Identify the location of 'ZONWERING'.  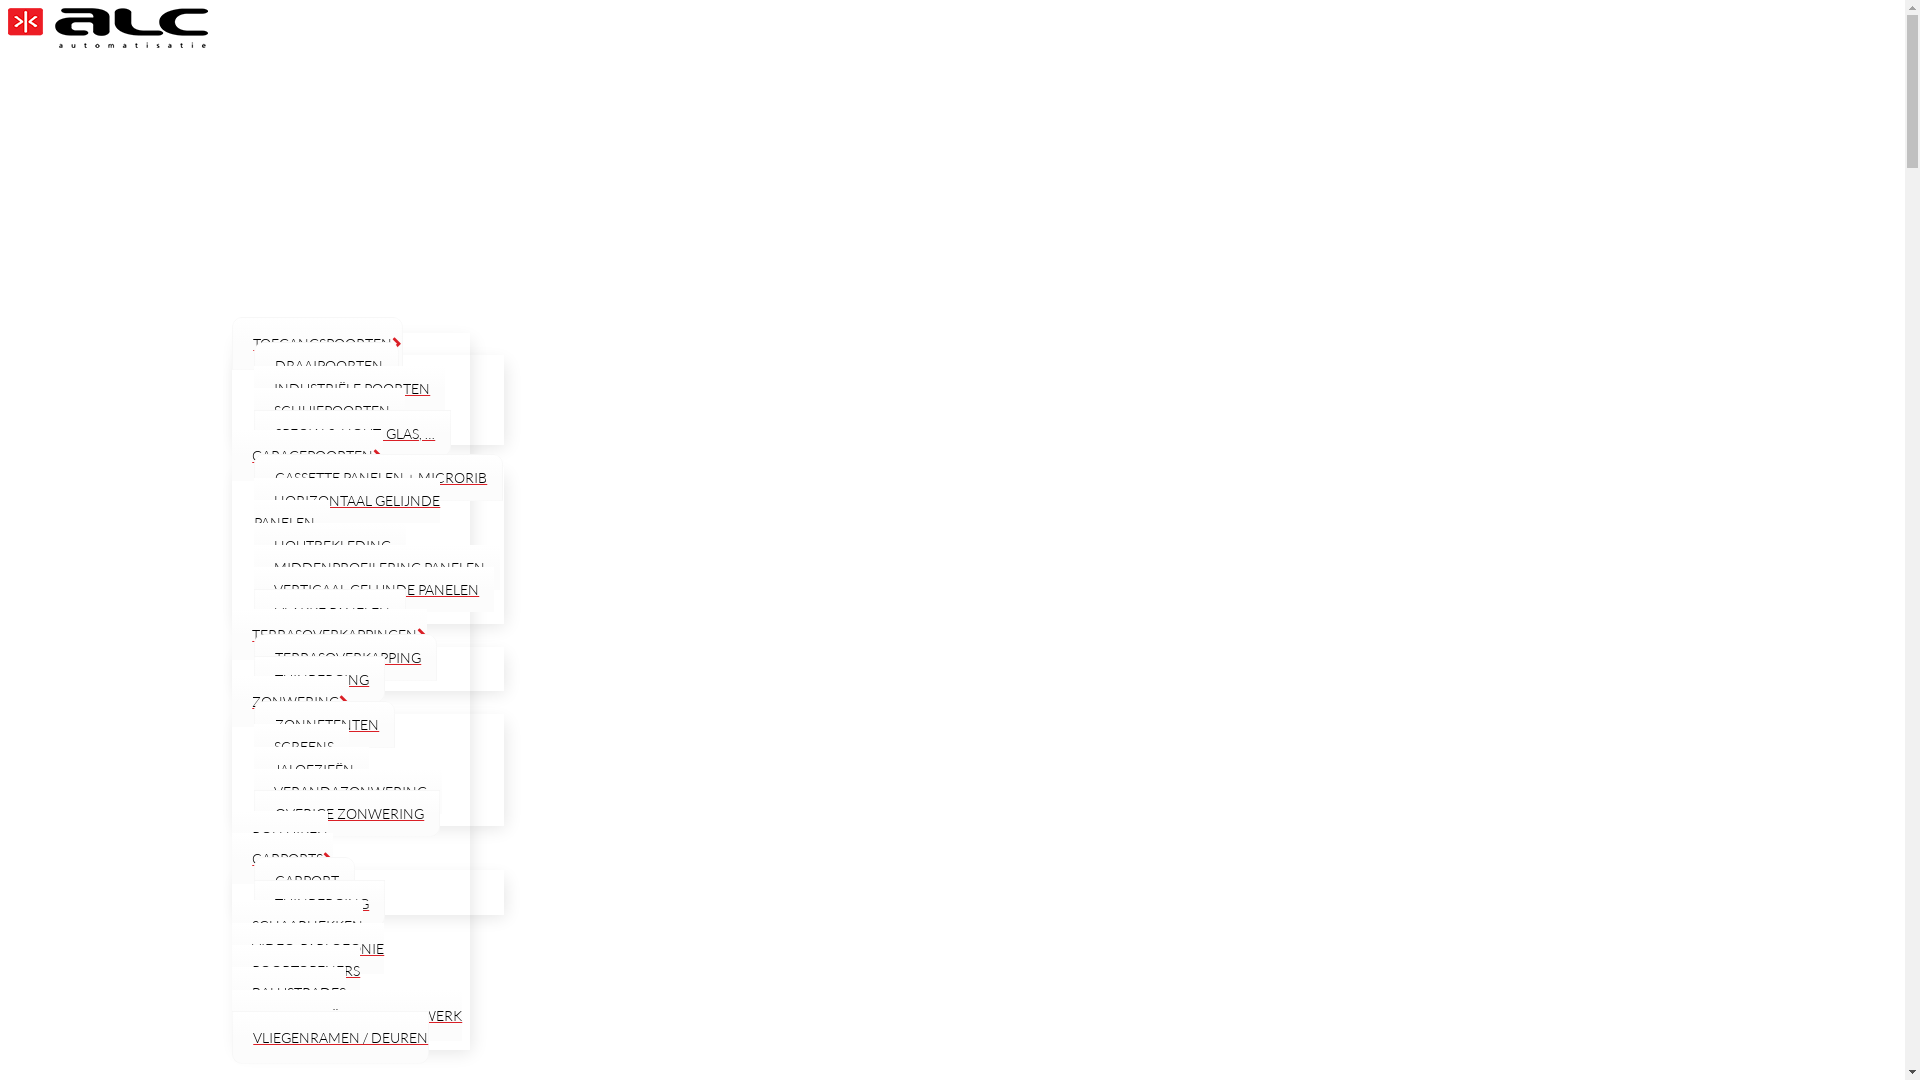
(231, 700).